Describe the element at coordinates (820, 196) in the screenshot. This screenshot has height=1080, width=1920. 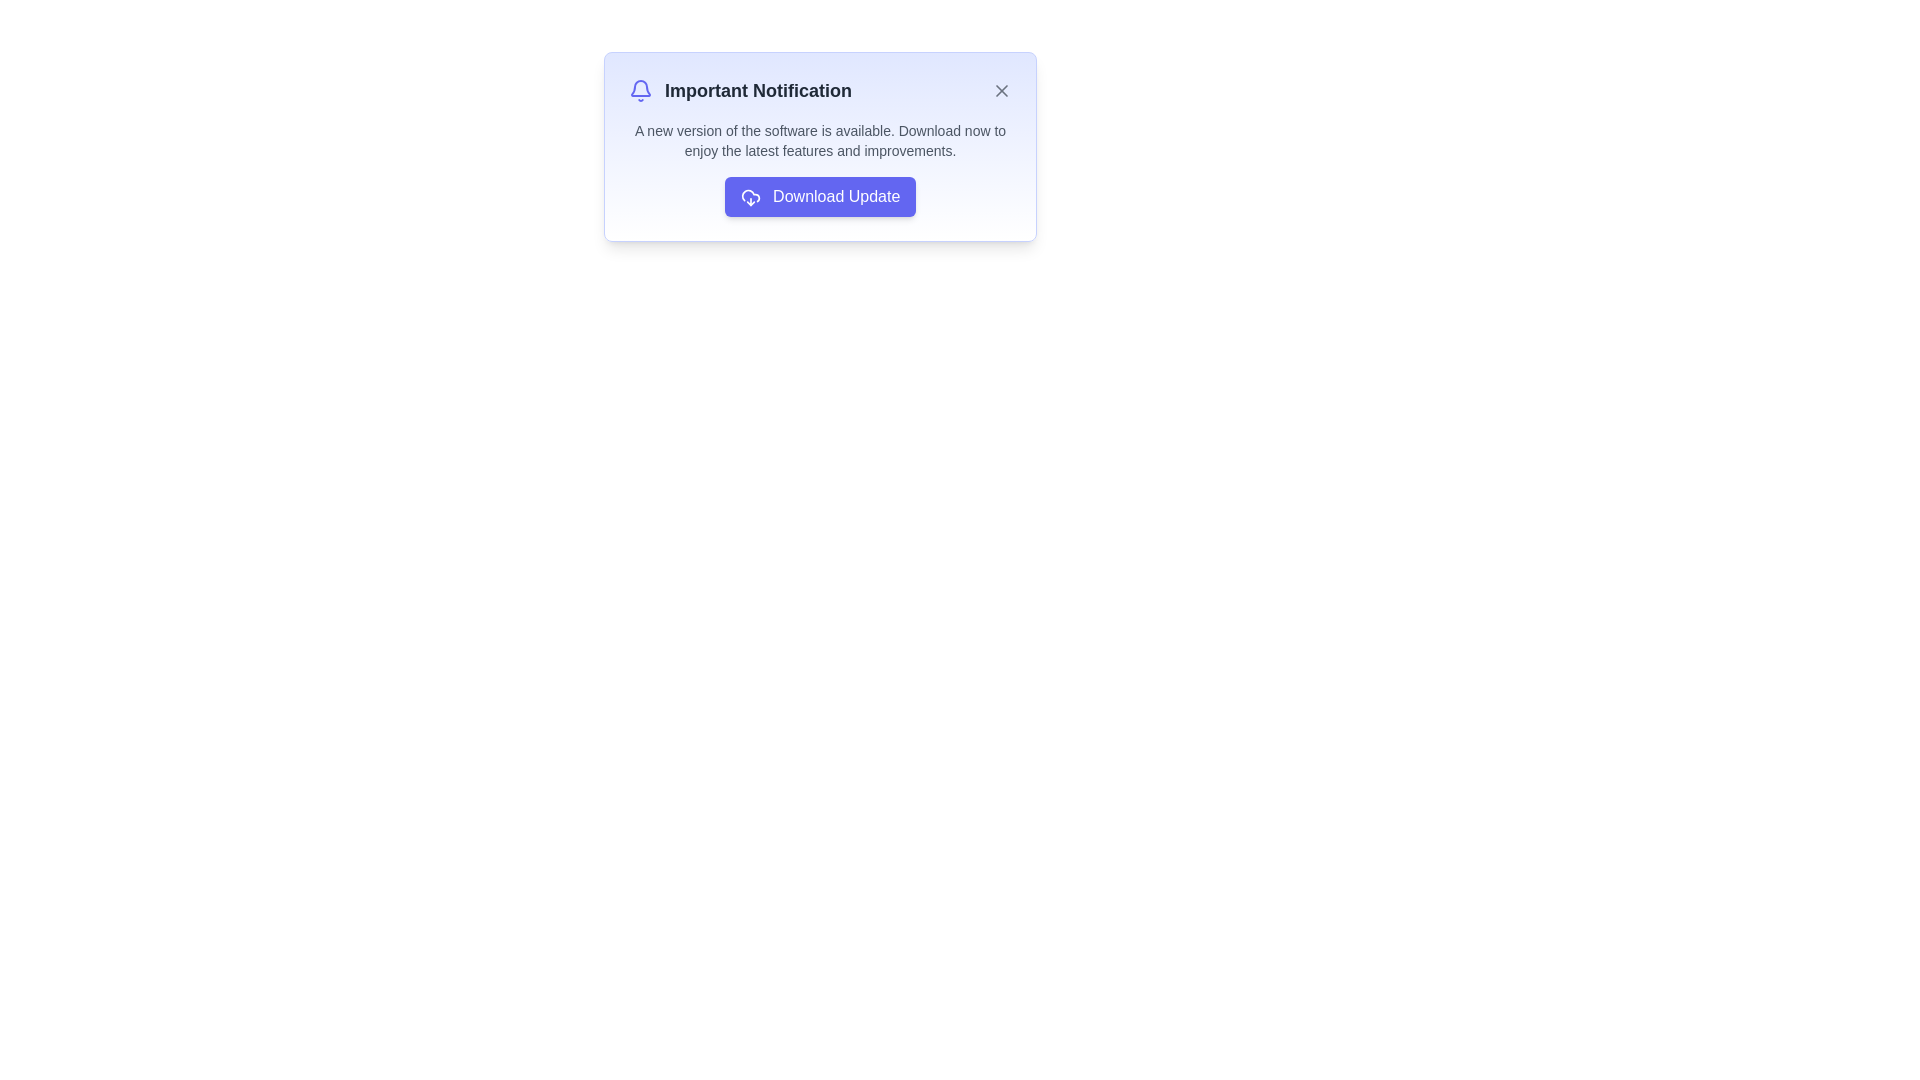
I see `the 'Download Update' button to initiate the download` at that location.